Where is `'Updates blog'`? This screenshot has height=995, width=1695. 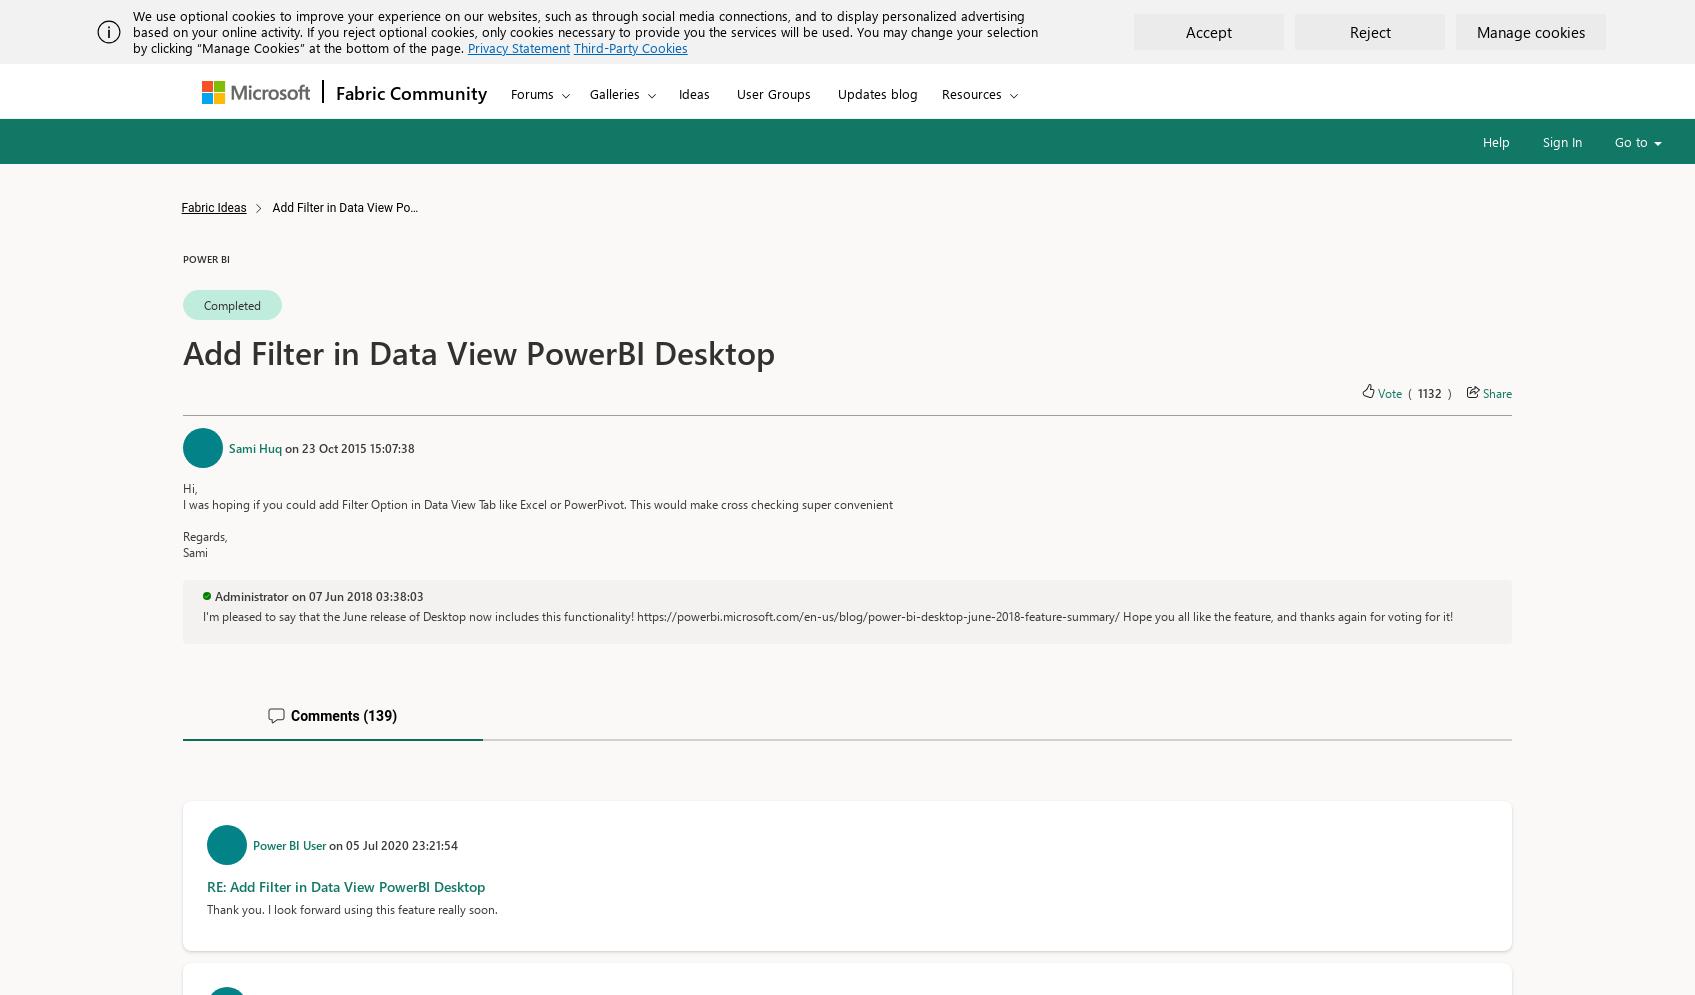
'Updates blog' is located at coordinates (877, 93).